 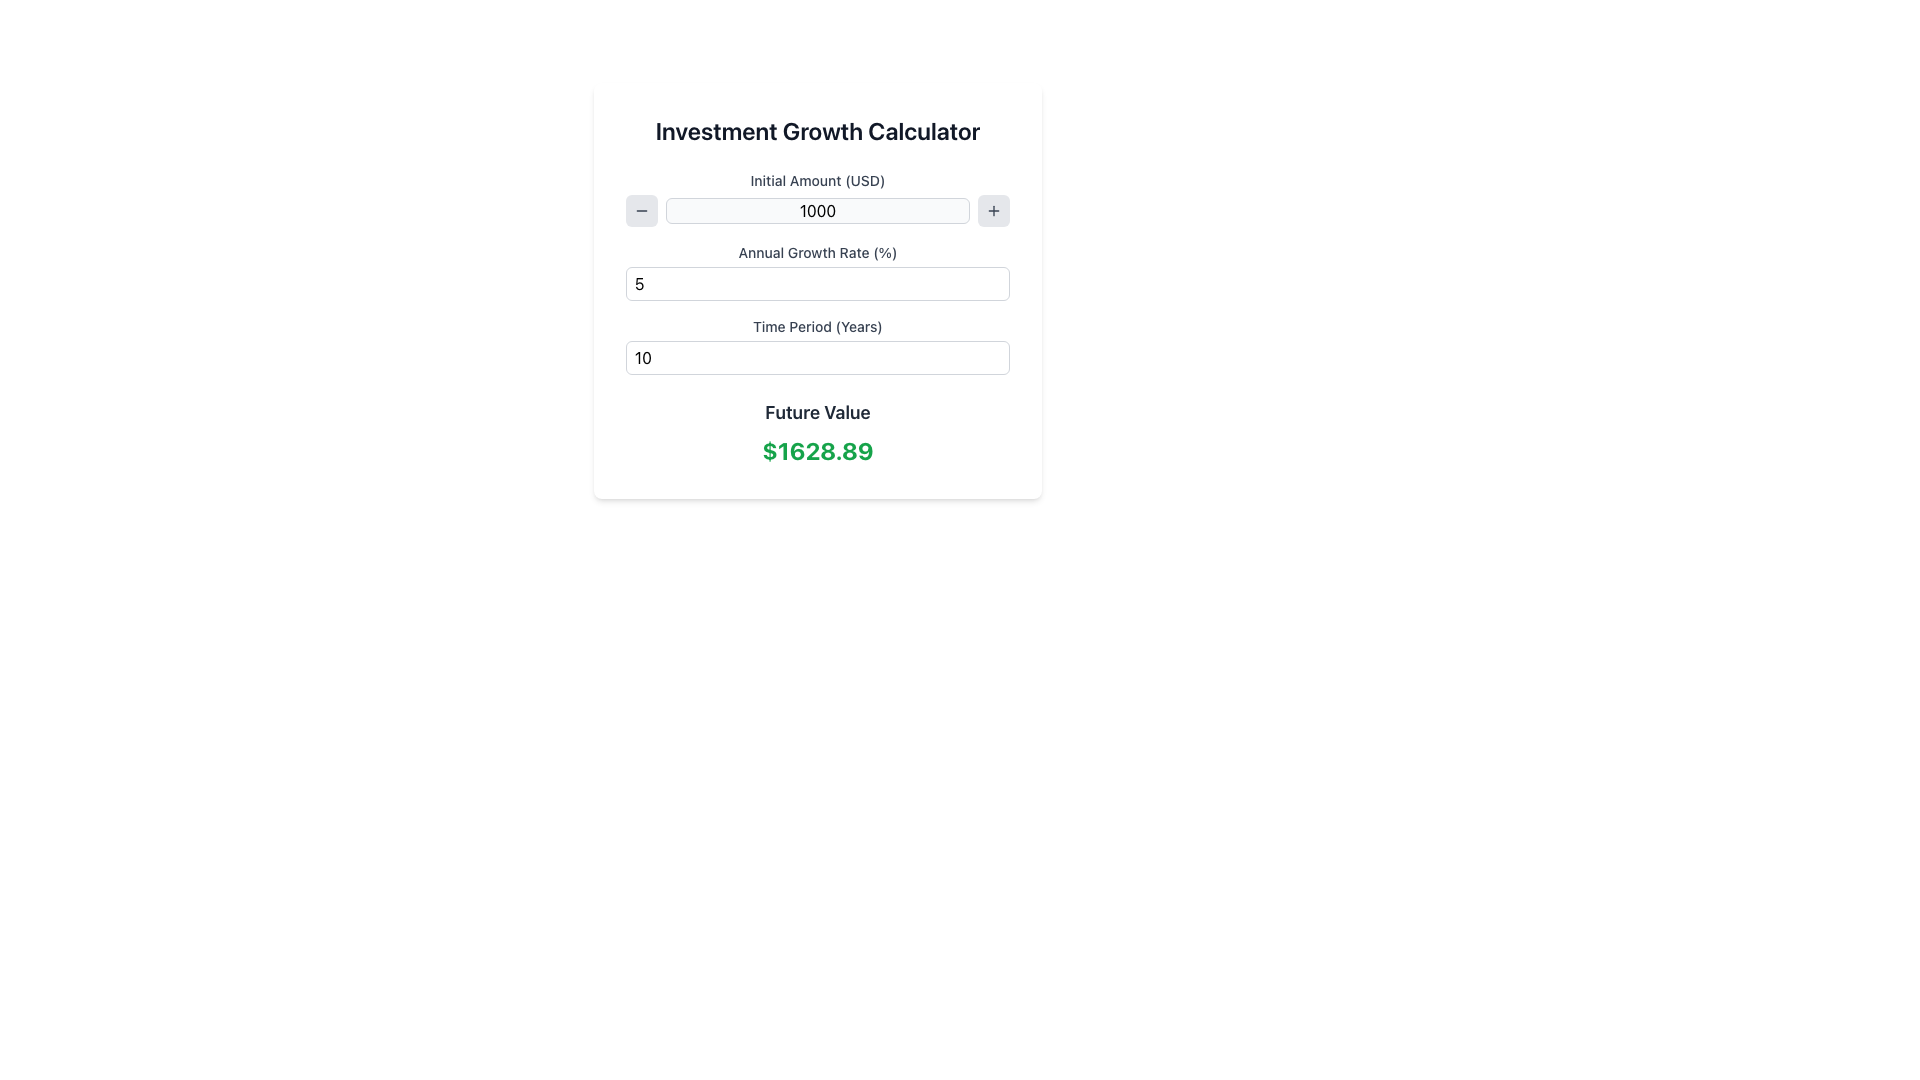 I want to click on the numeric input box for 'Time Period (Years)' in the 'Investment Growth Calculator', so click(x=817, y=357).